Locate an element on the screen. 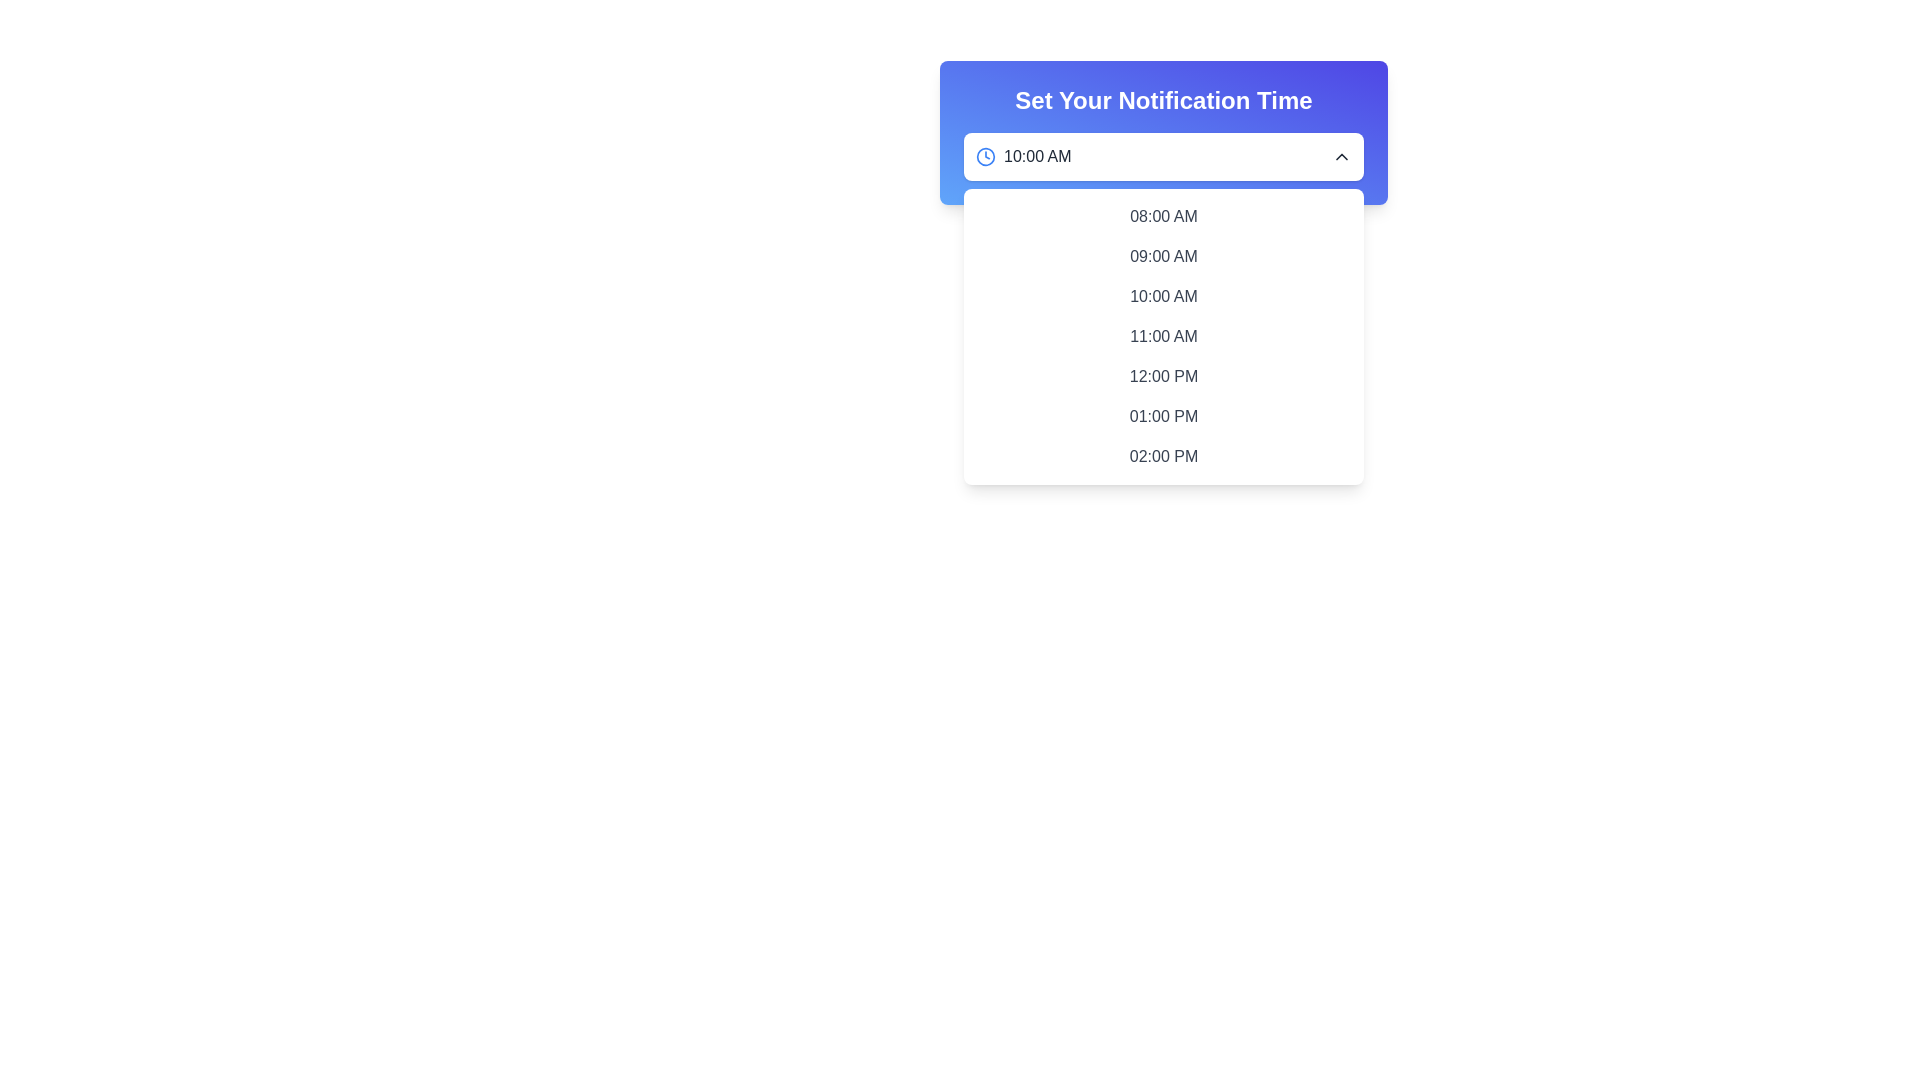  the second time selection option in the dropdown menu to set the notification time is located at coordinates (1163, 256).